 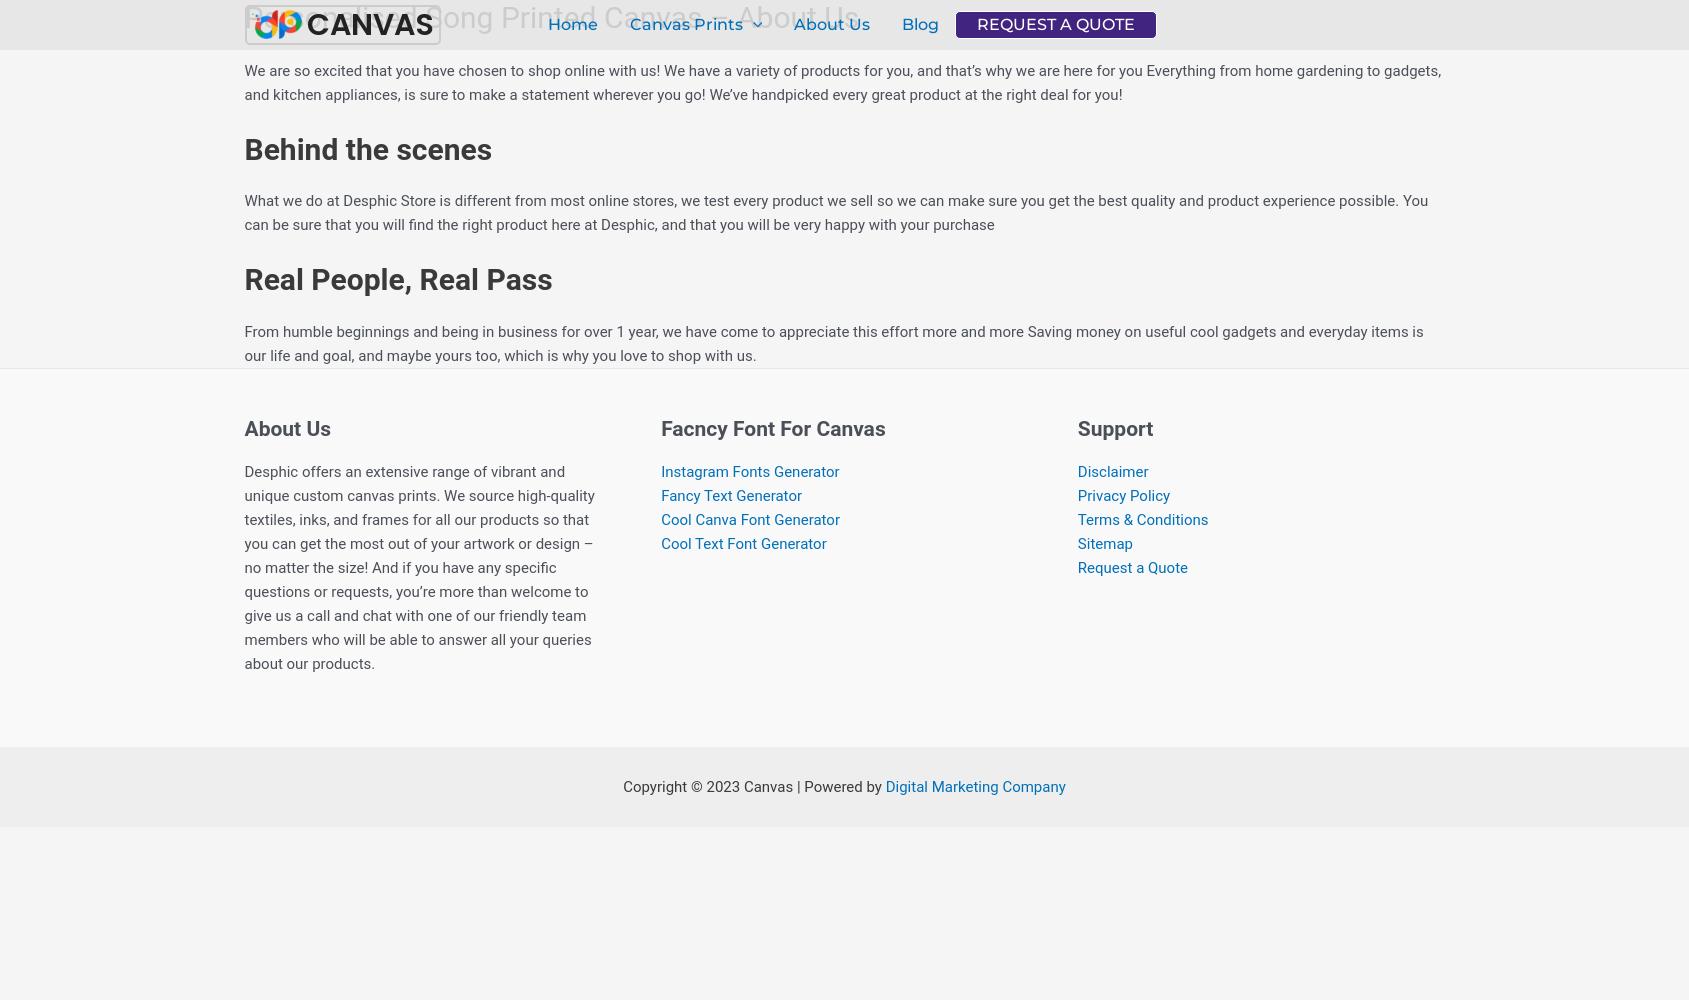 What do you see at coordinates (835, 212) in the screenshot?
I see `'What we do at Desphic Store is different from most online stores, we test every product we sell so we can make sure you get the best quality and product experience possible. You can be sure that you will find the right product here at Desphic, and that you will be very happy with your purchase'` at bounding box center [835, 212].